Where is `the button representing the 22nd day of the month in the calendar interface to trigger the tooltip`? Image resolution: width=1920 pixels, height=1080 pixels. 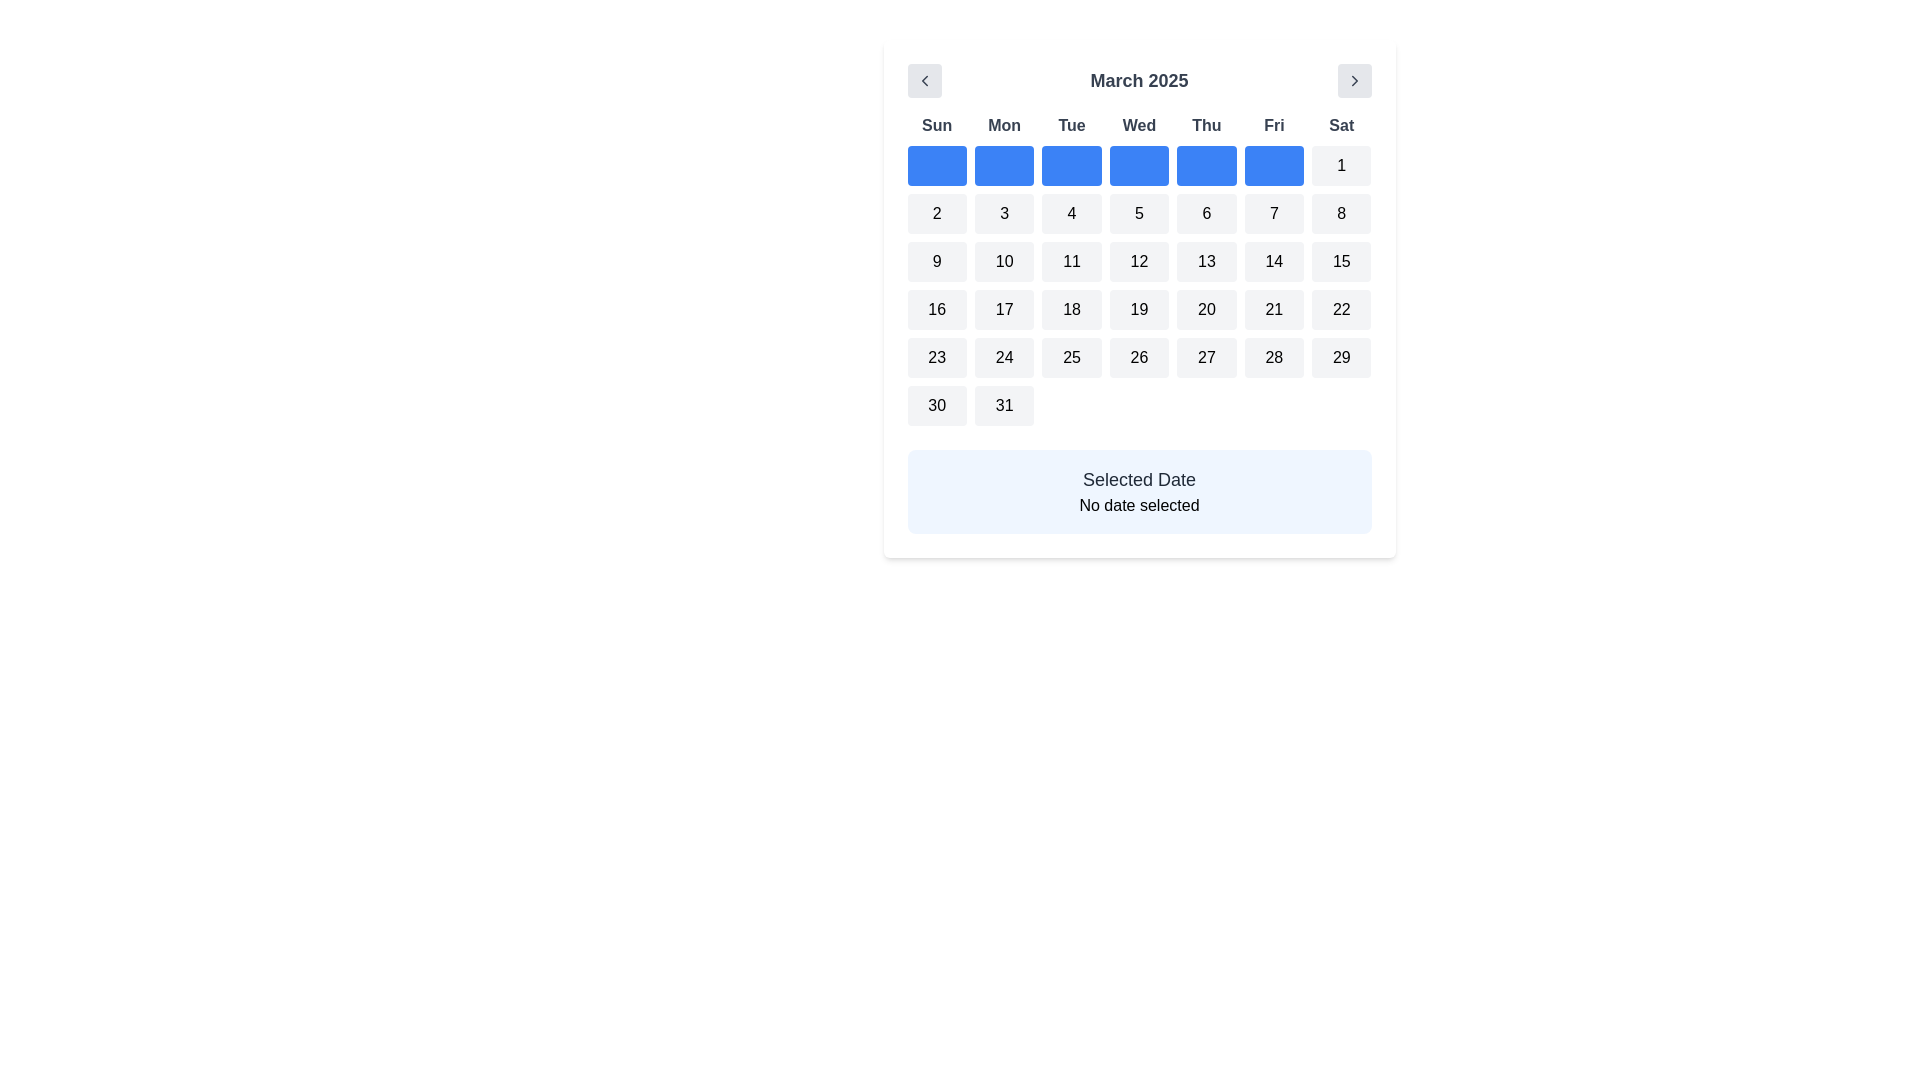 the button representing the 22nd day of the month in the calendar interface to trigger the tooltip is located at coordinates (1341, 309).